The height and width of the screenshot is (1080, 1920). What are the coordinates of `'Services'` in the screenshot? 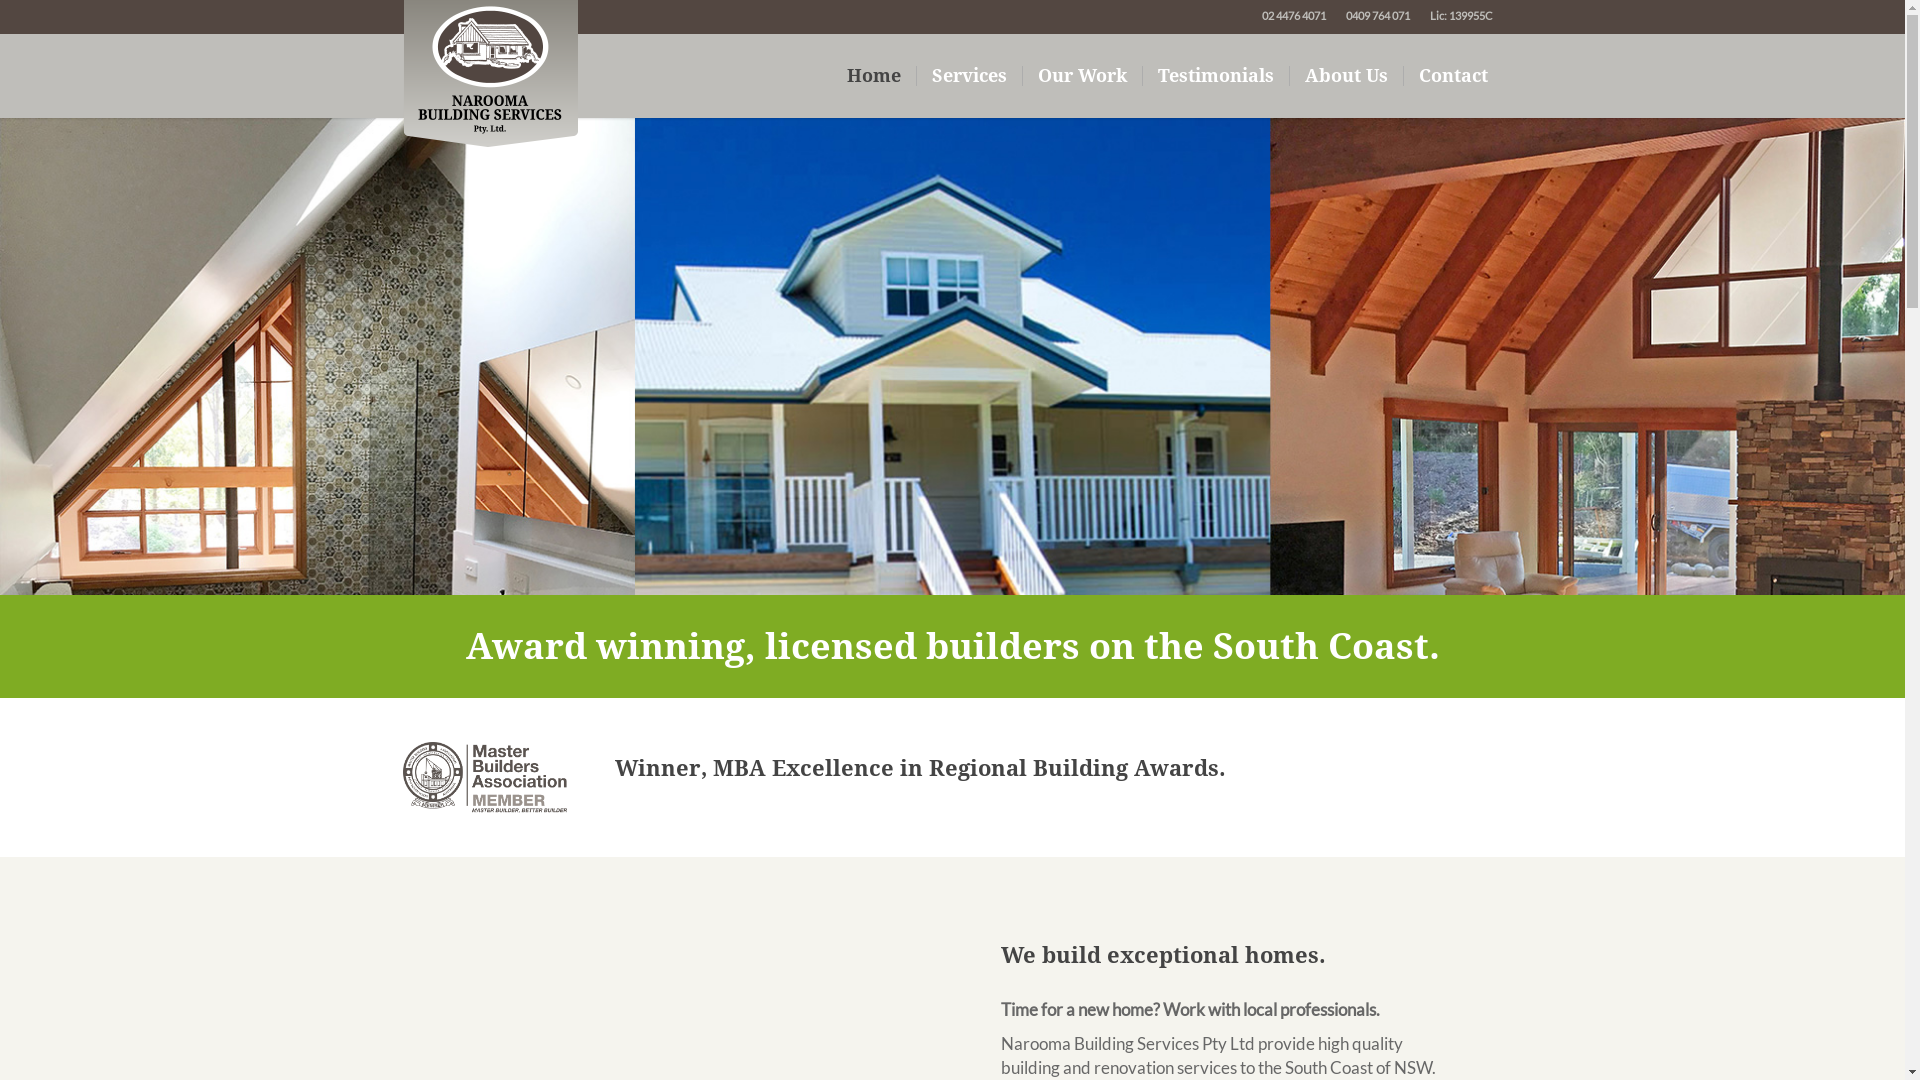 It's located at (969, 75).